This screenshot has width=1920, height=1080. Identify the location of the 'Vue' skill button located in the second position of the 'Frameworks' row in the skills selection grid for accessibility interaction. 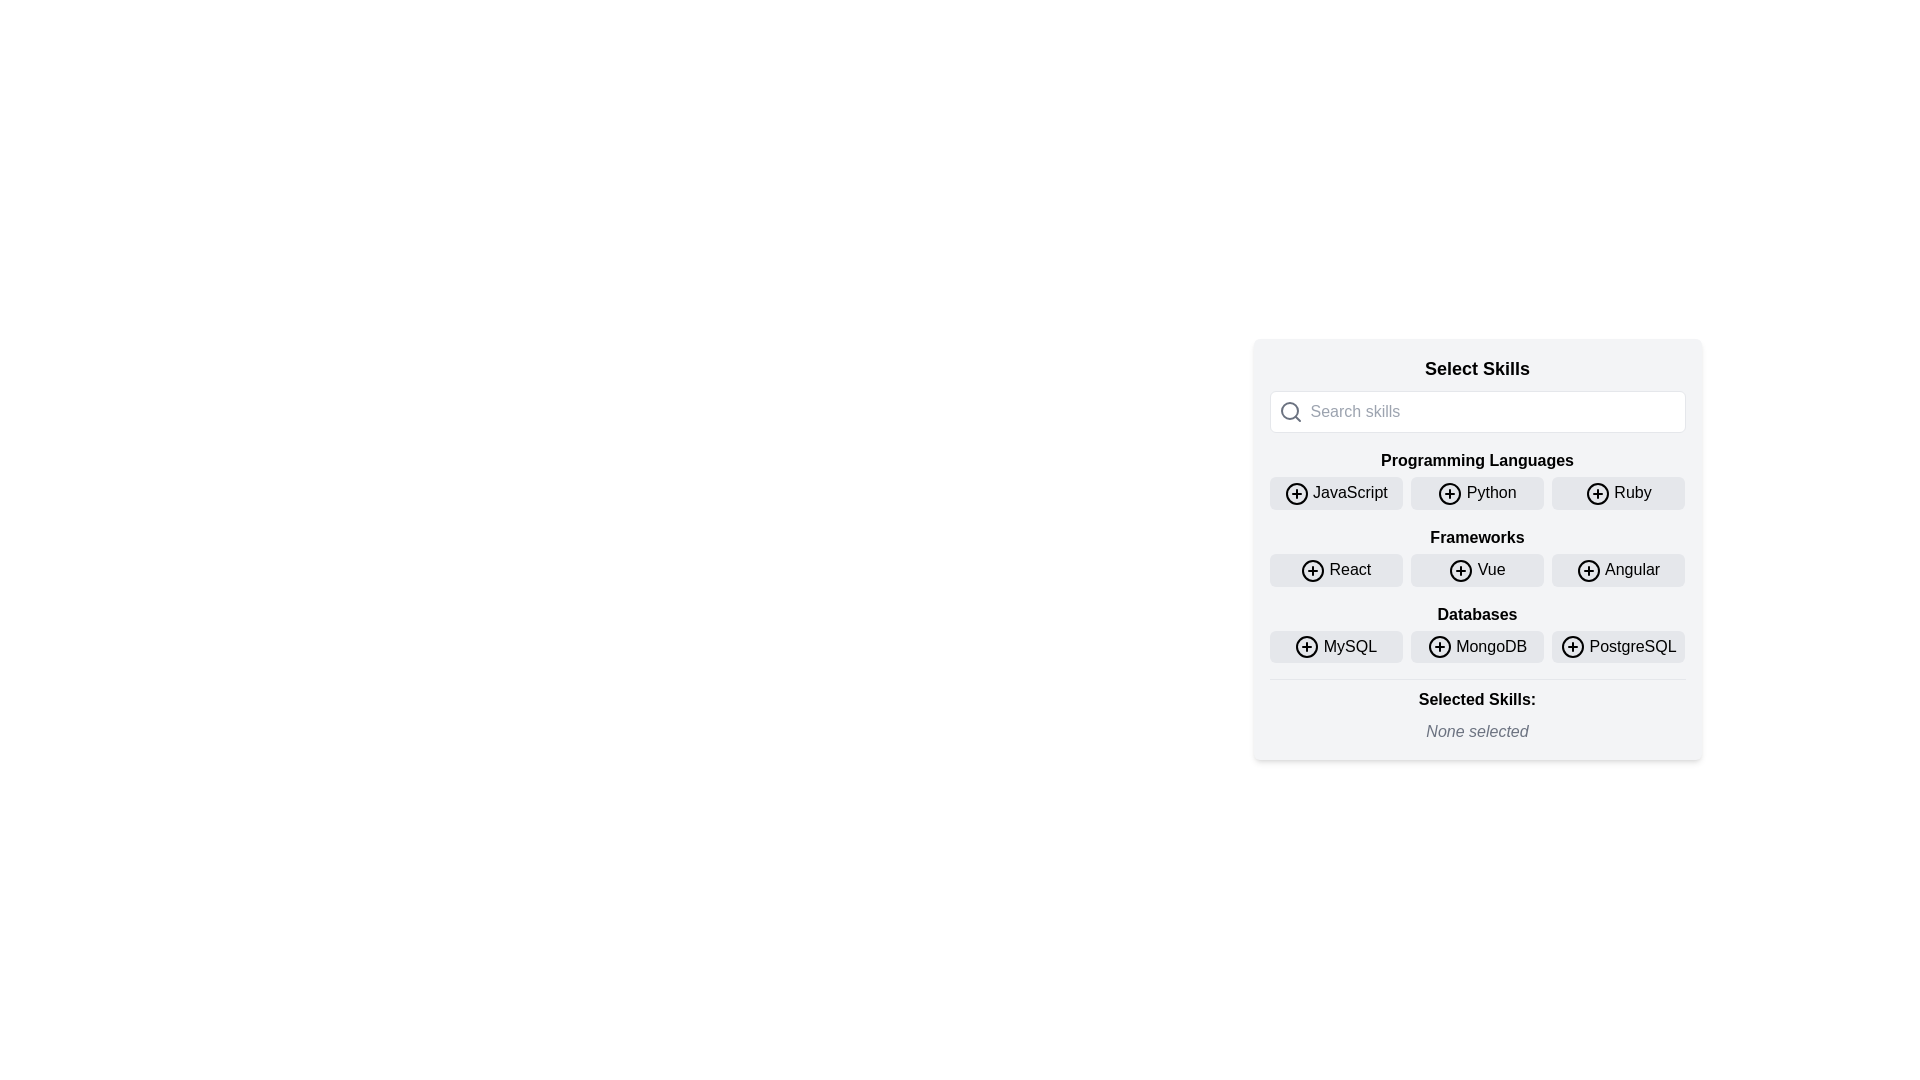
(1477, 570).